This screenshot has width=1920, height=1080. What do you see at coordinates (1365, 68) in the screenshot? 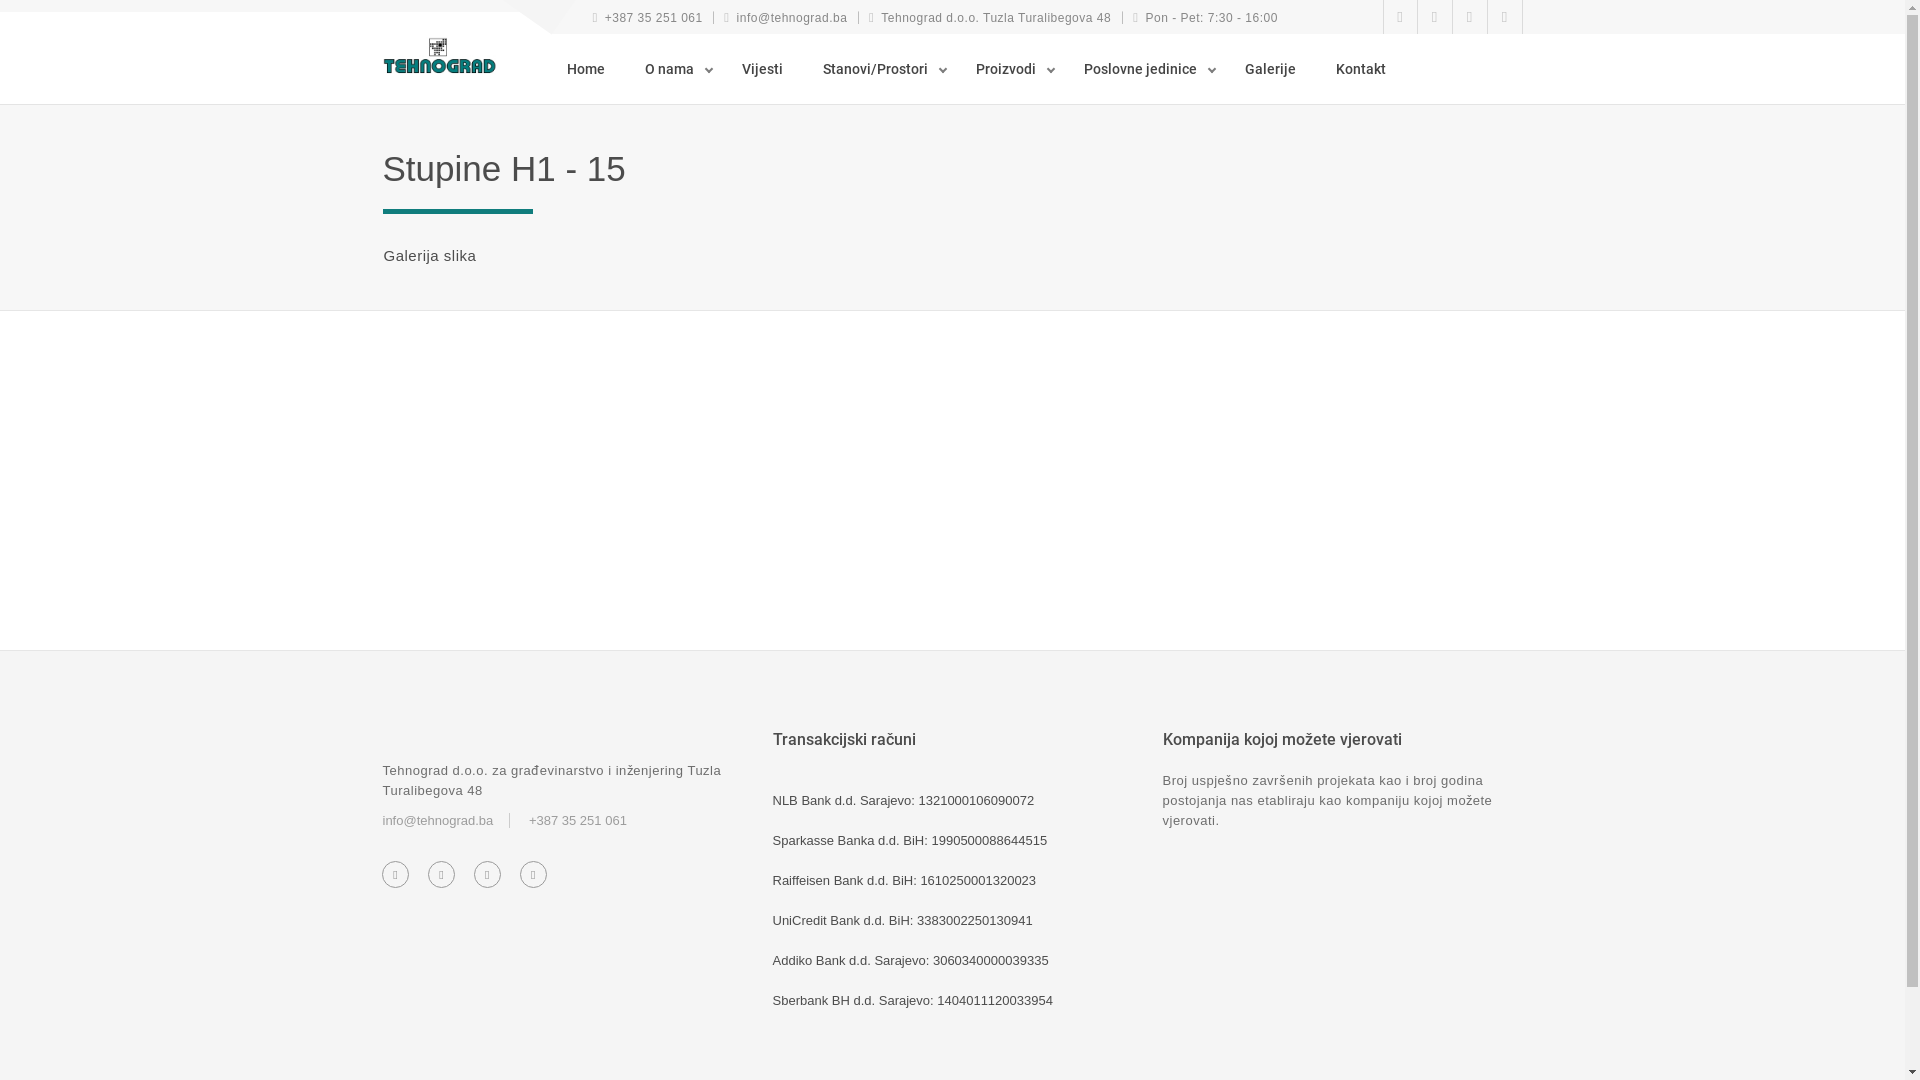
I see `'Kontakt'` at bounding box center [1365, 68].